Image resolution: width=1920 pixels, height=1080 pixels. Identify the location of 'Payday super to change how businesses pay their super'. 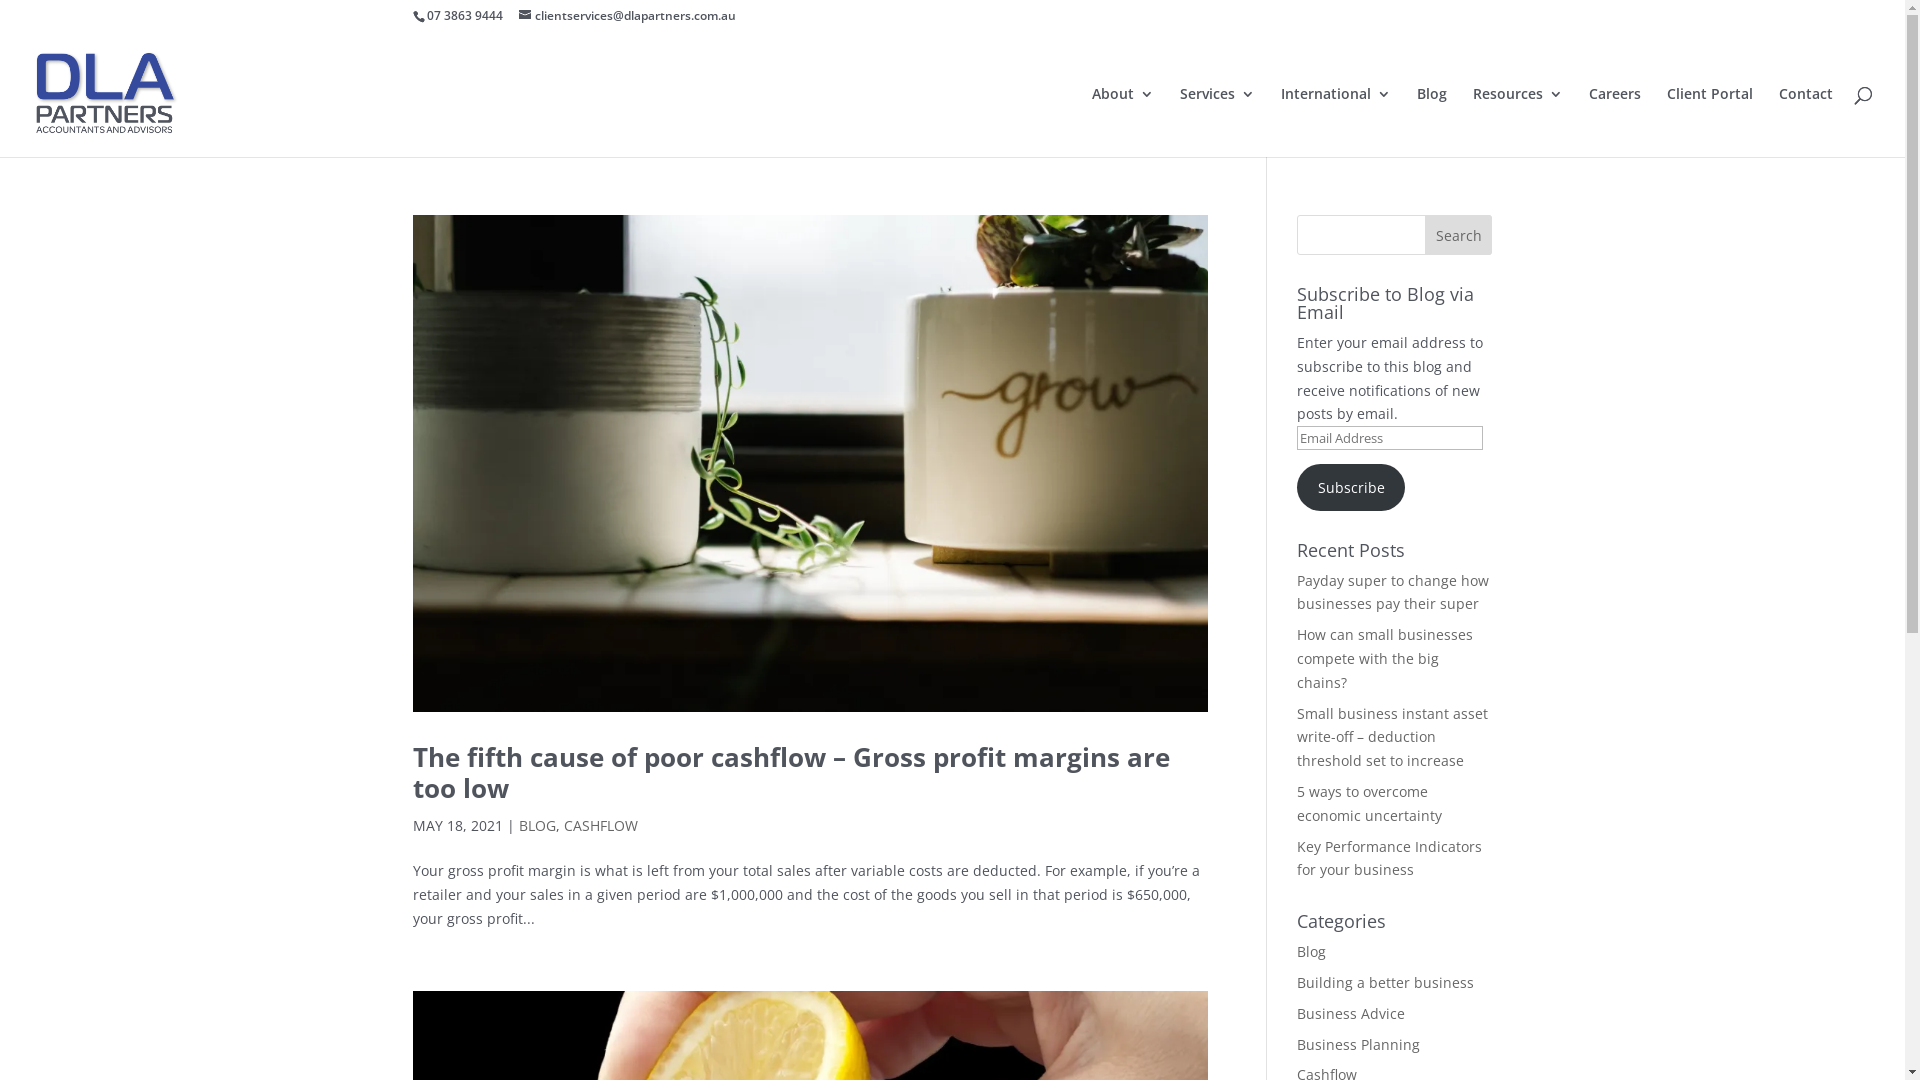
(1391, 591).